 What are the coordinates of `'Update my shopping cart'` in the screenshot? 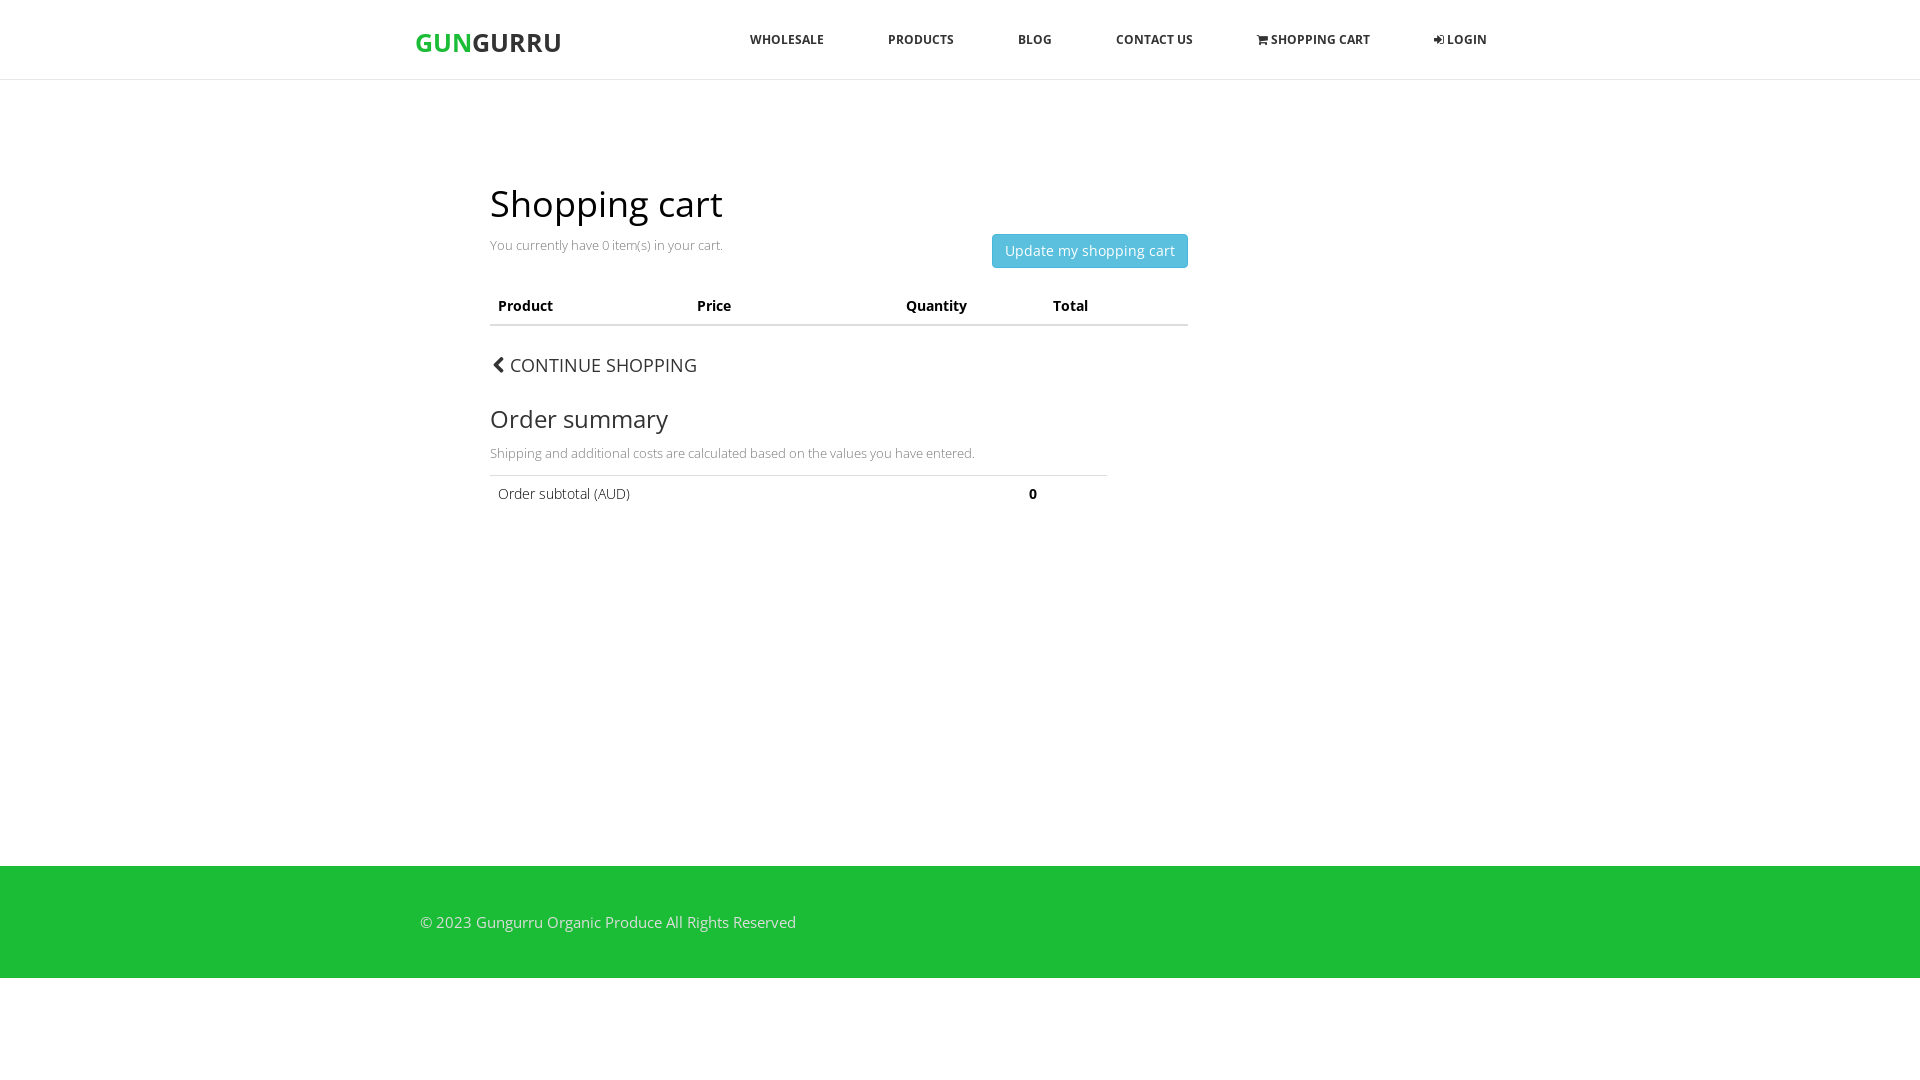 It's located at (1088, 249).